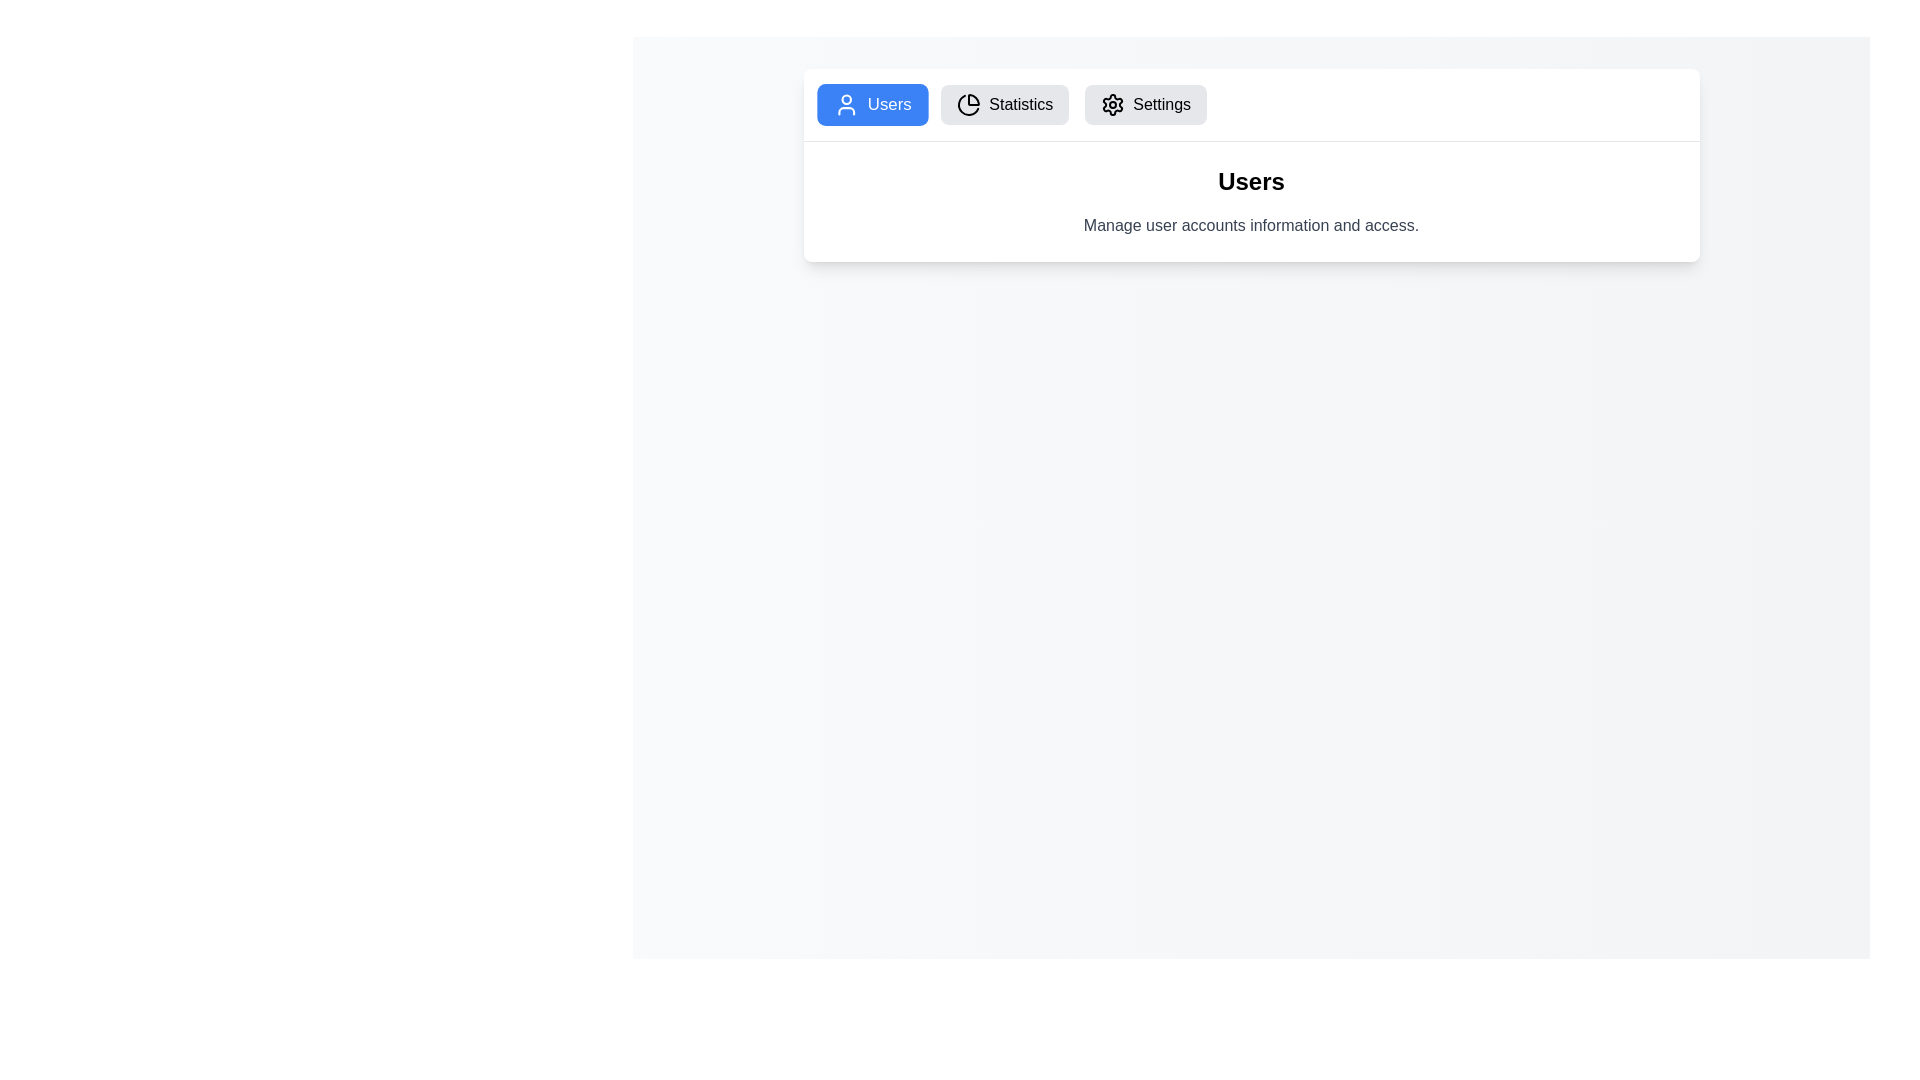  What do you see at coordinates (872, 104) in the screenshot?
I see `the bright blue 'Users' button with white text and a user silhouette icon` at bounding box center [872, 104].